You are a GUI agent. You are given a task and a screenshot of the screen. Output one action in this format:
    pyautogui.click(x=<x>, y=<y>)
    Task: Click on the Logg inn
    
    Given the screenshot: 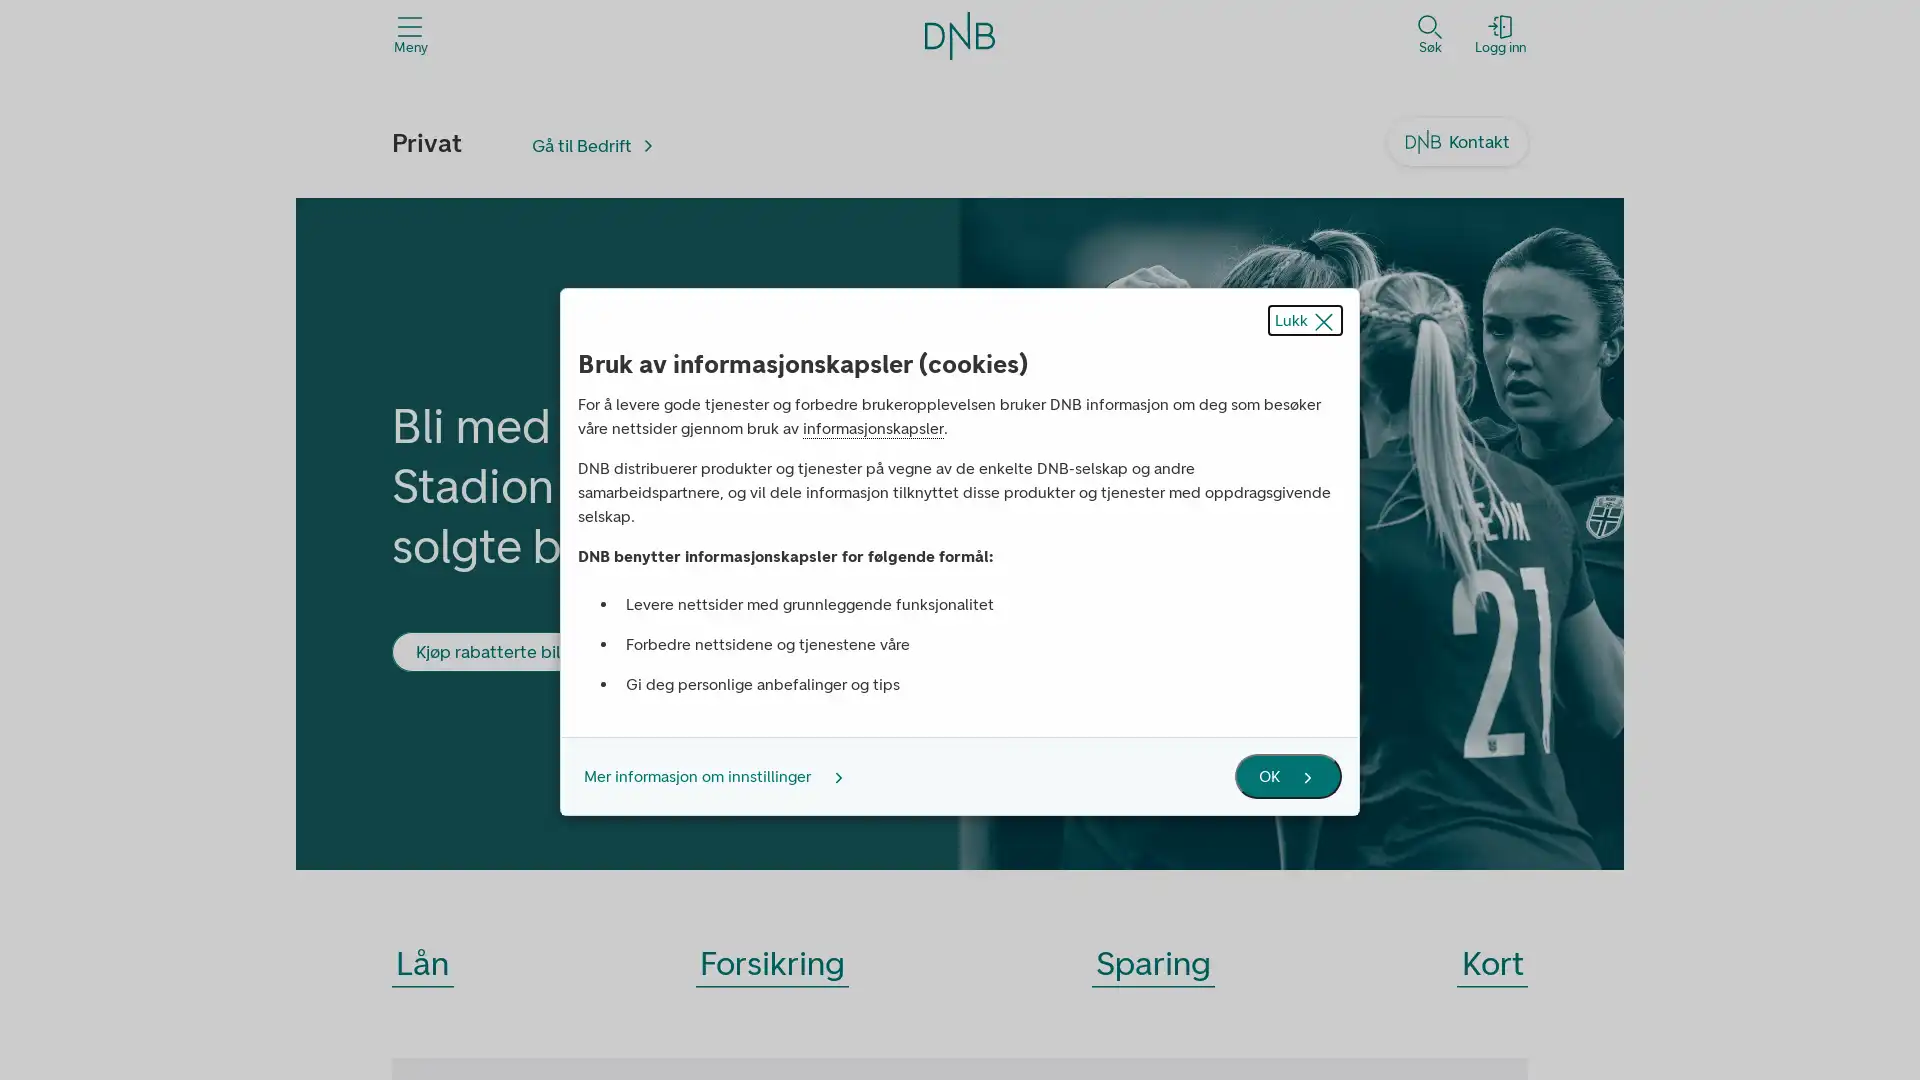 What is the action you would take?
    pyautogui.click(x=1500, y=34)
    